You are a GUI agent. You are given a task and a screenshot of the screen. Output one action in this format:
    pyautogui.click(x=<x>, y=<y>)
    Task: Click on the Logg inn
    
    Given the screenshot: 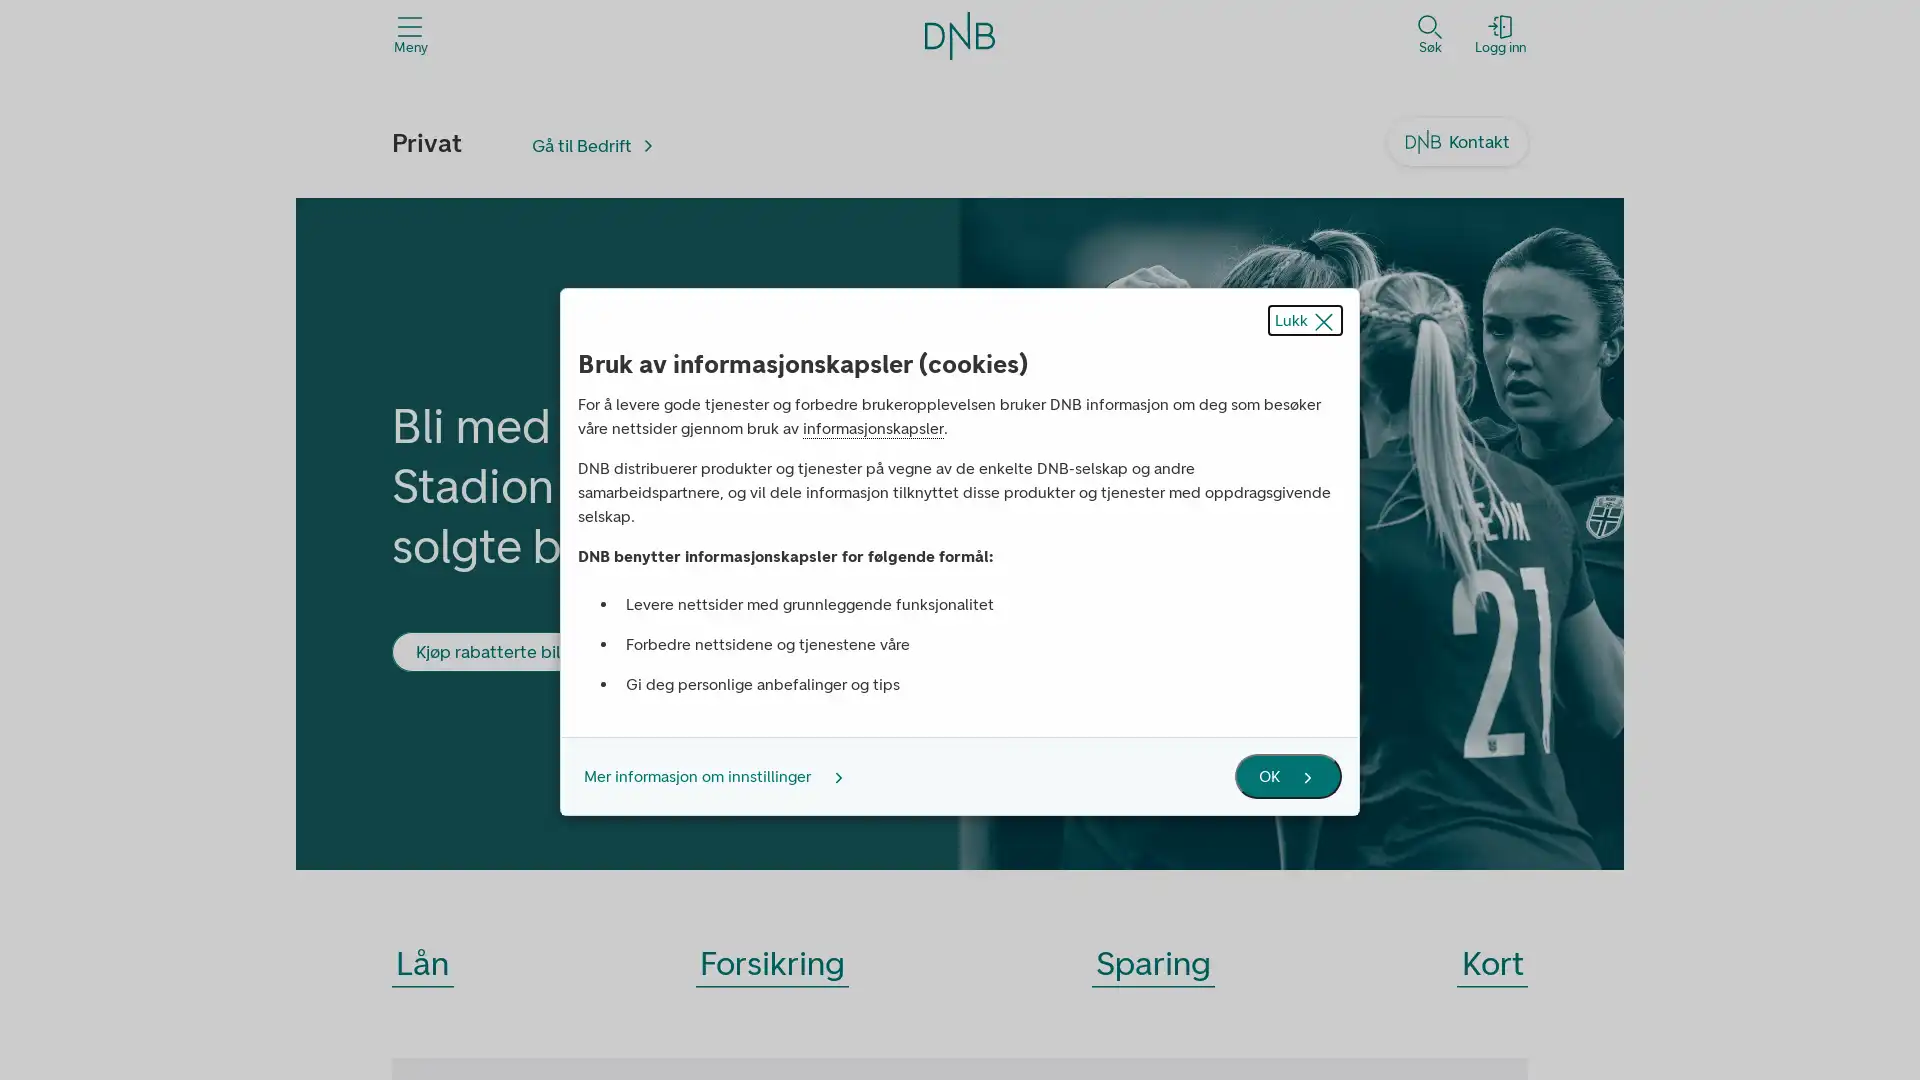 What is the action you would take?
    pyautogui.click(x=1500, y=34)
    